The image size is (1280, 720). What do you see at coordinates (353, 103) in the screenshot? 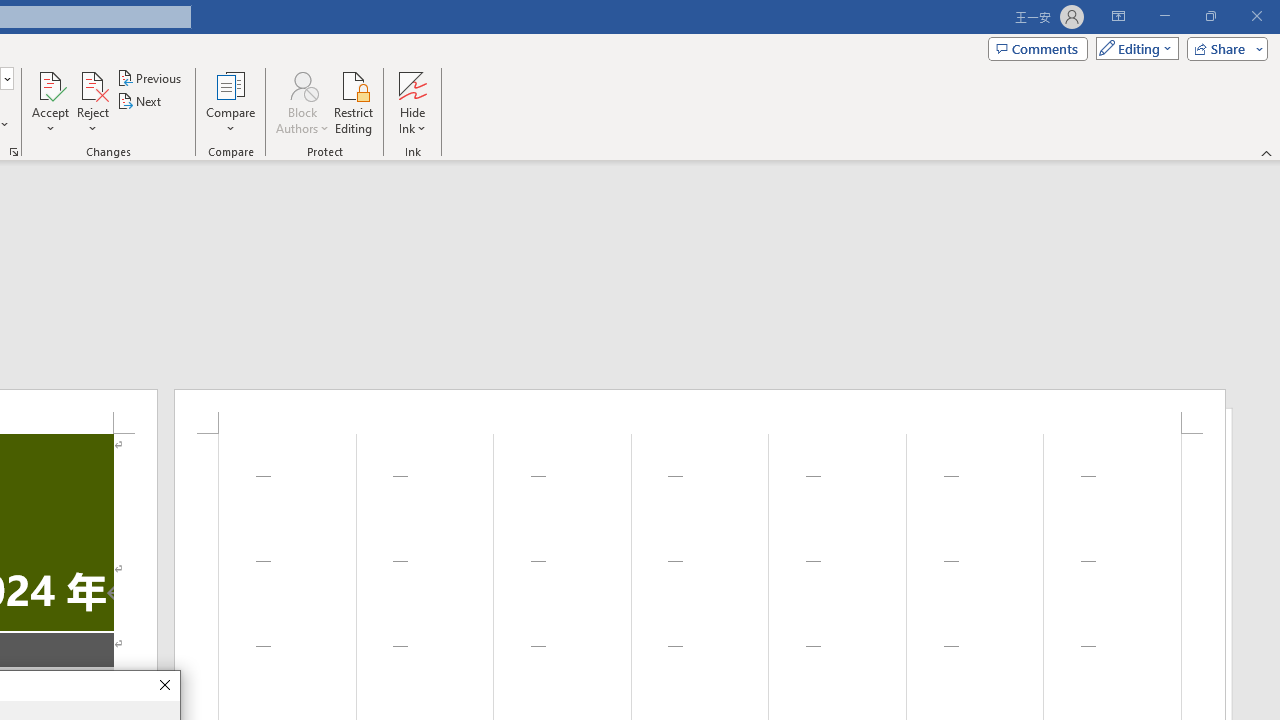
I see `'Restrict Editing'` at bounding box center [353, 103].